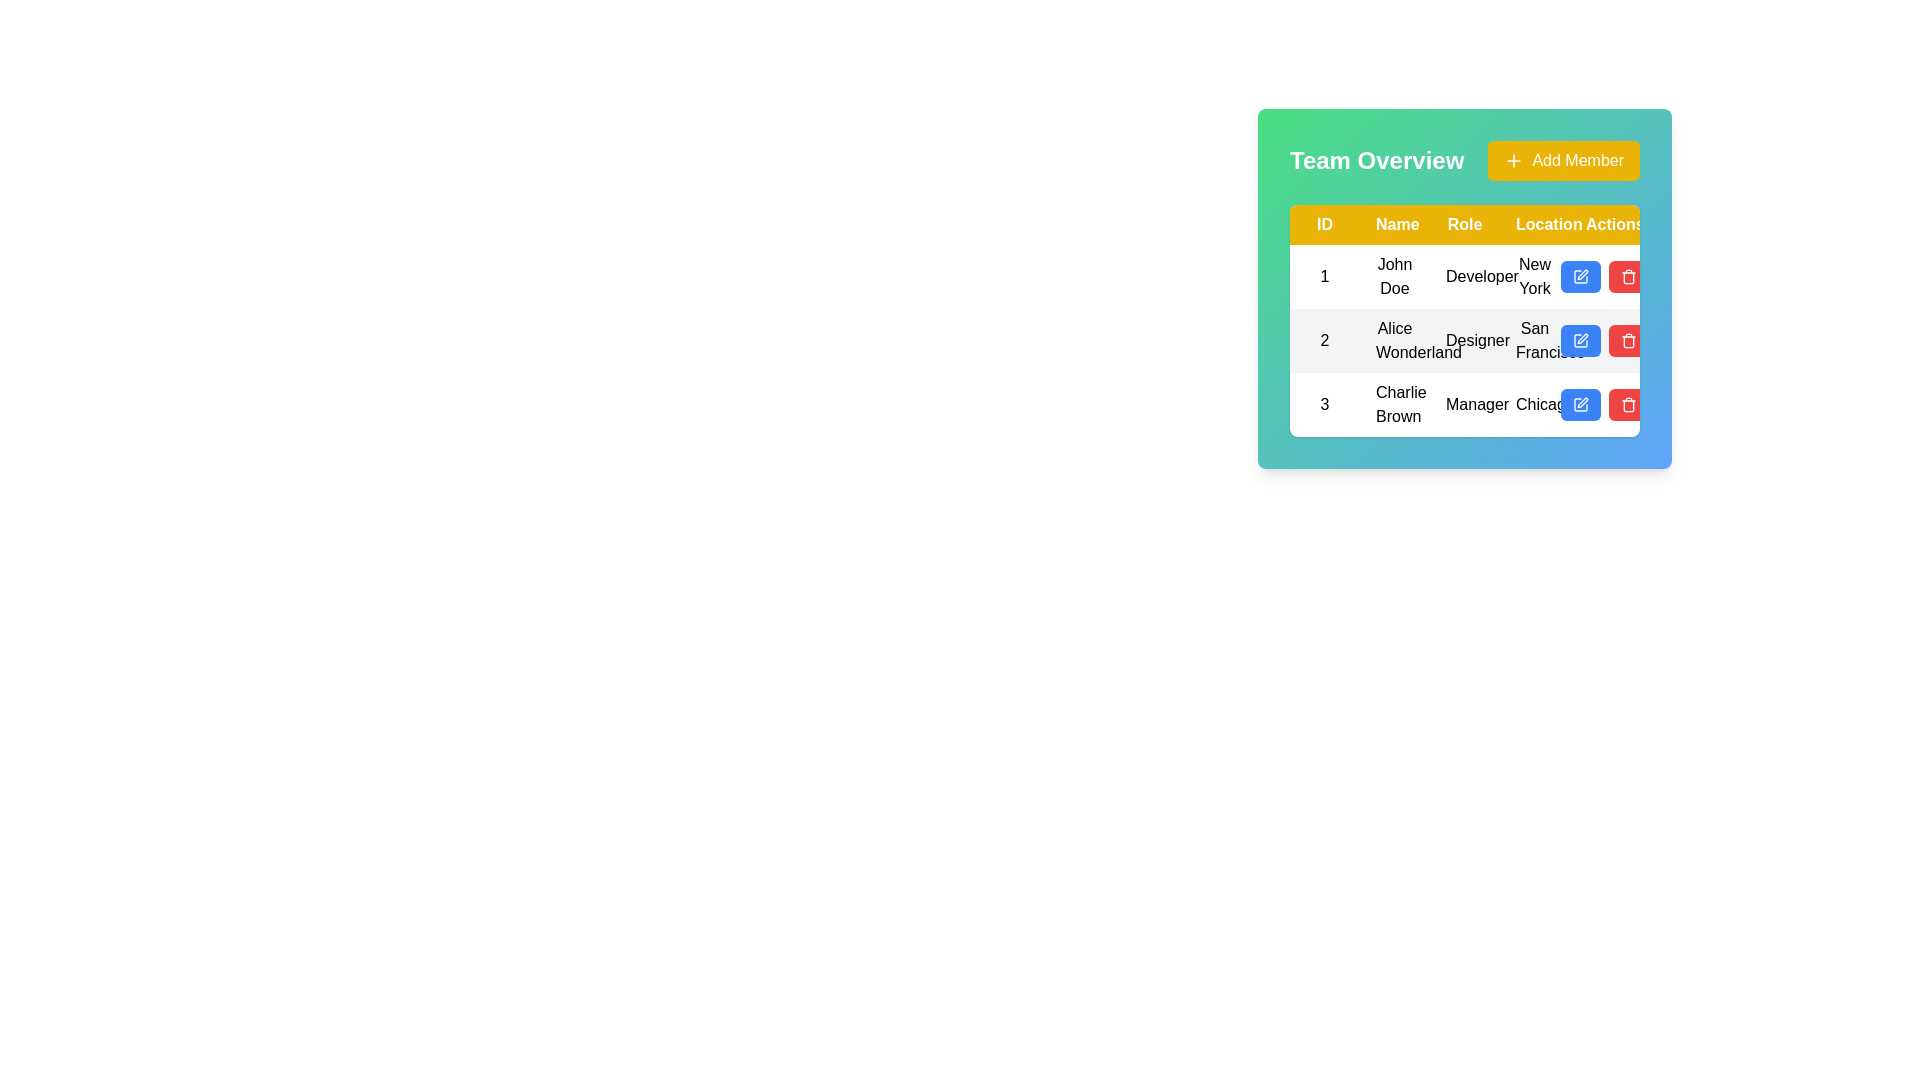 Image resolution: width=1920 pixels, height=1080 pixels. Describe the element at coordinates (1464, 405) in the screenshot. I see `the table row representing the team member 'Charlie Brown'` at that location.